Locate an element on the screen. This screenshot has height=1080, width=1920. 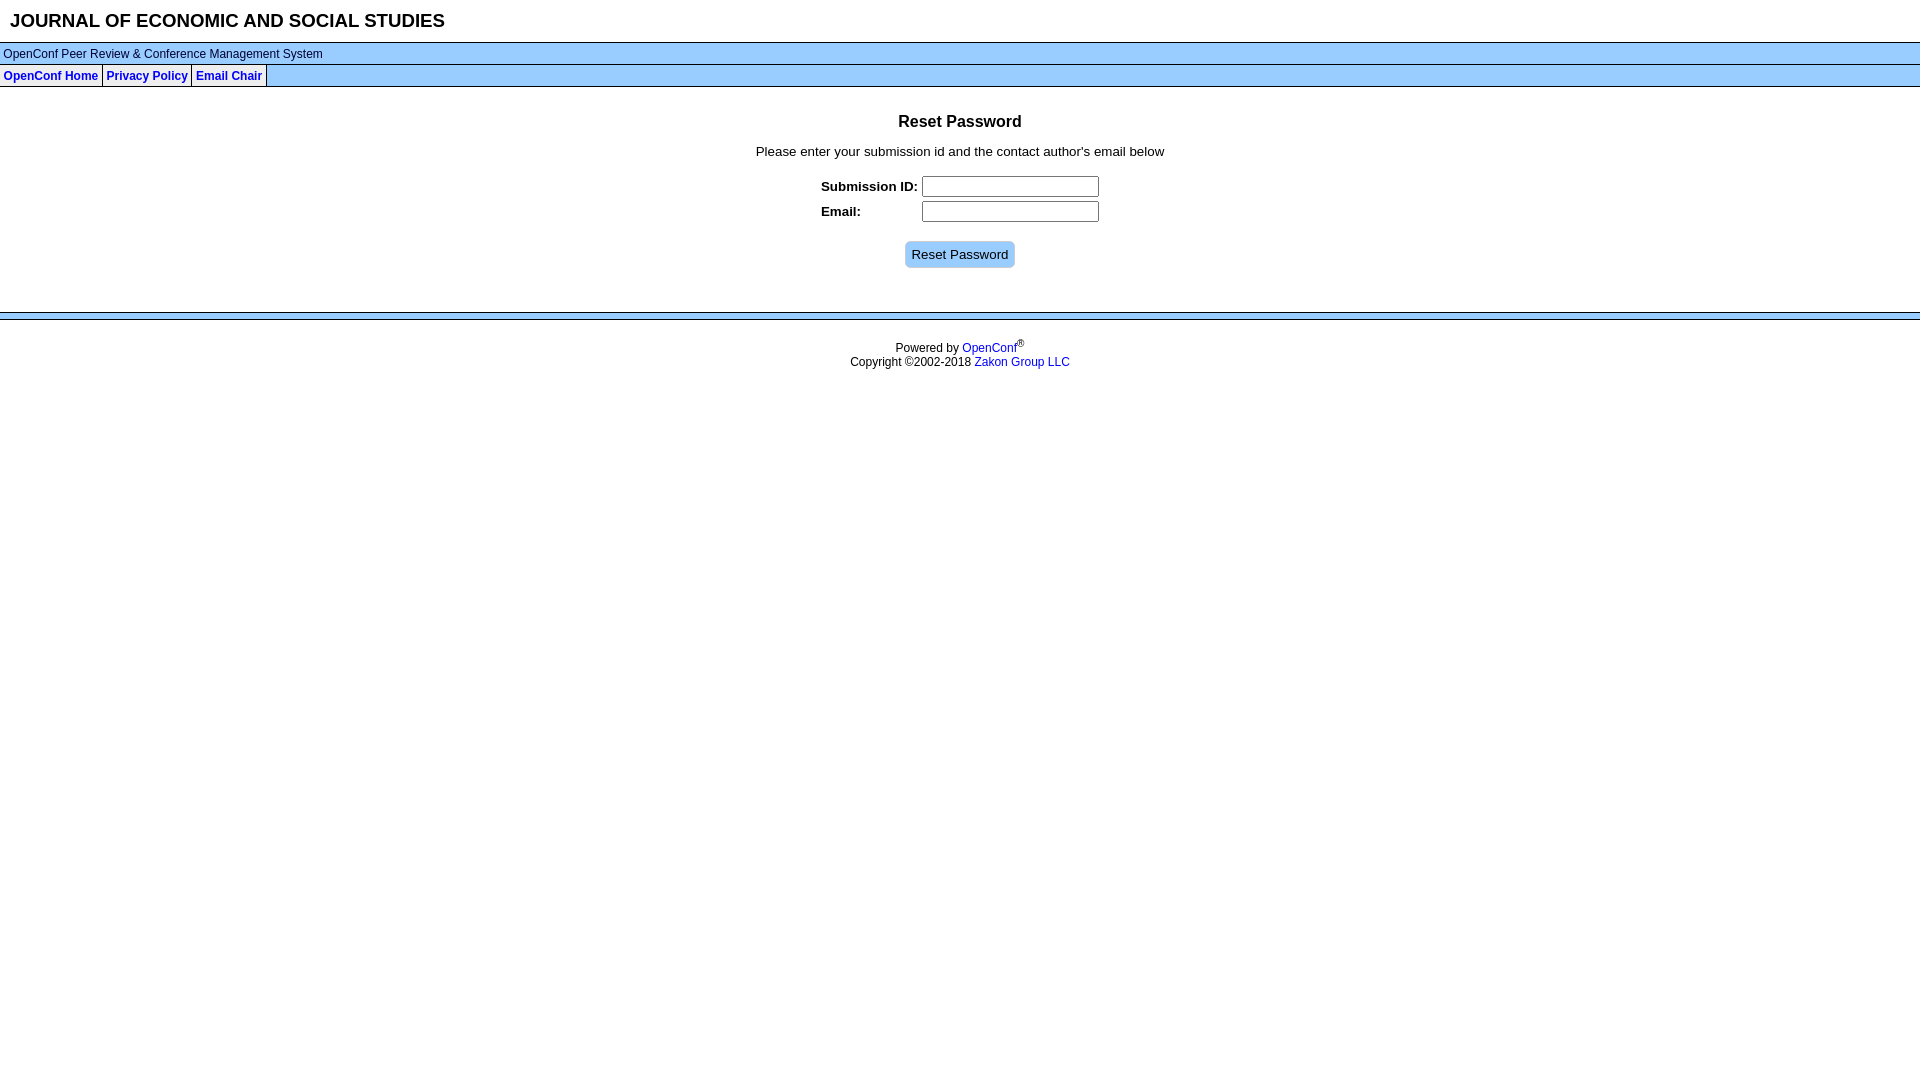
'Privacy Policy' is located at coordinates (145, 75).